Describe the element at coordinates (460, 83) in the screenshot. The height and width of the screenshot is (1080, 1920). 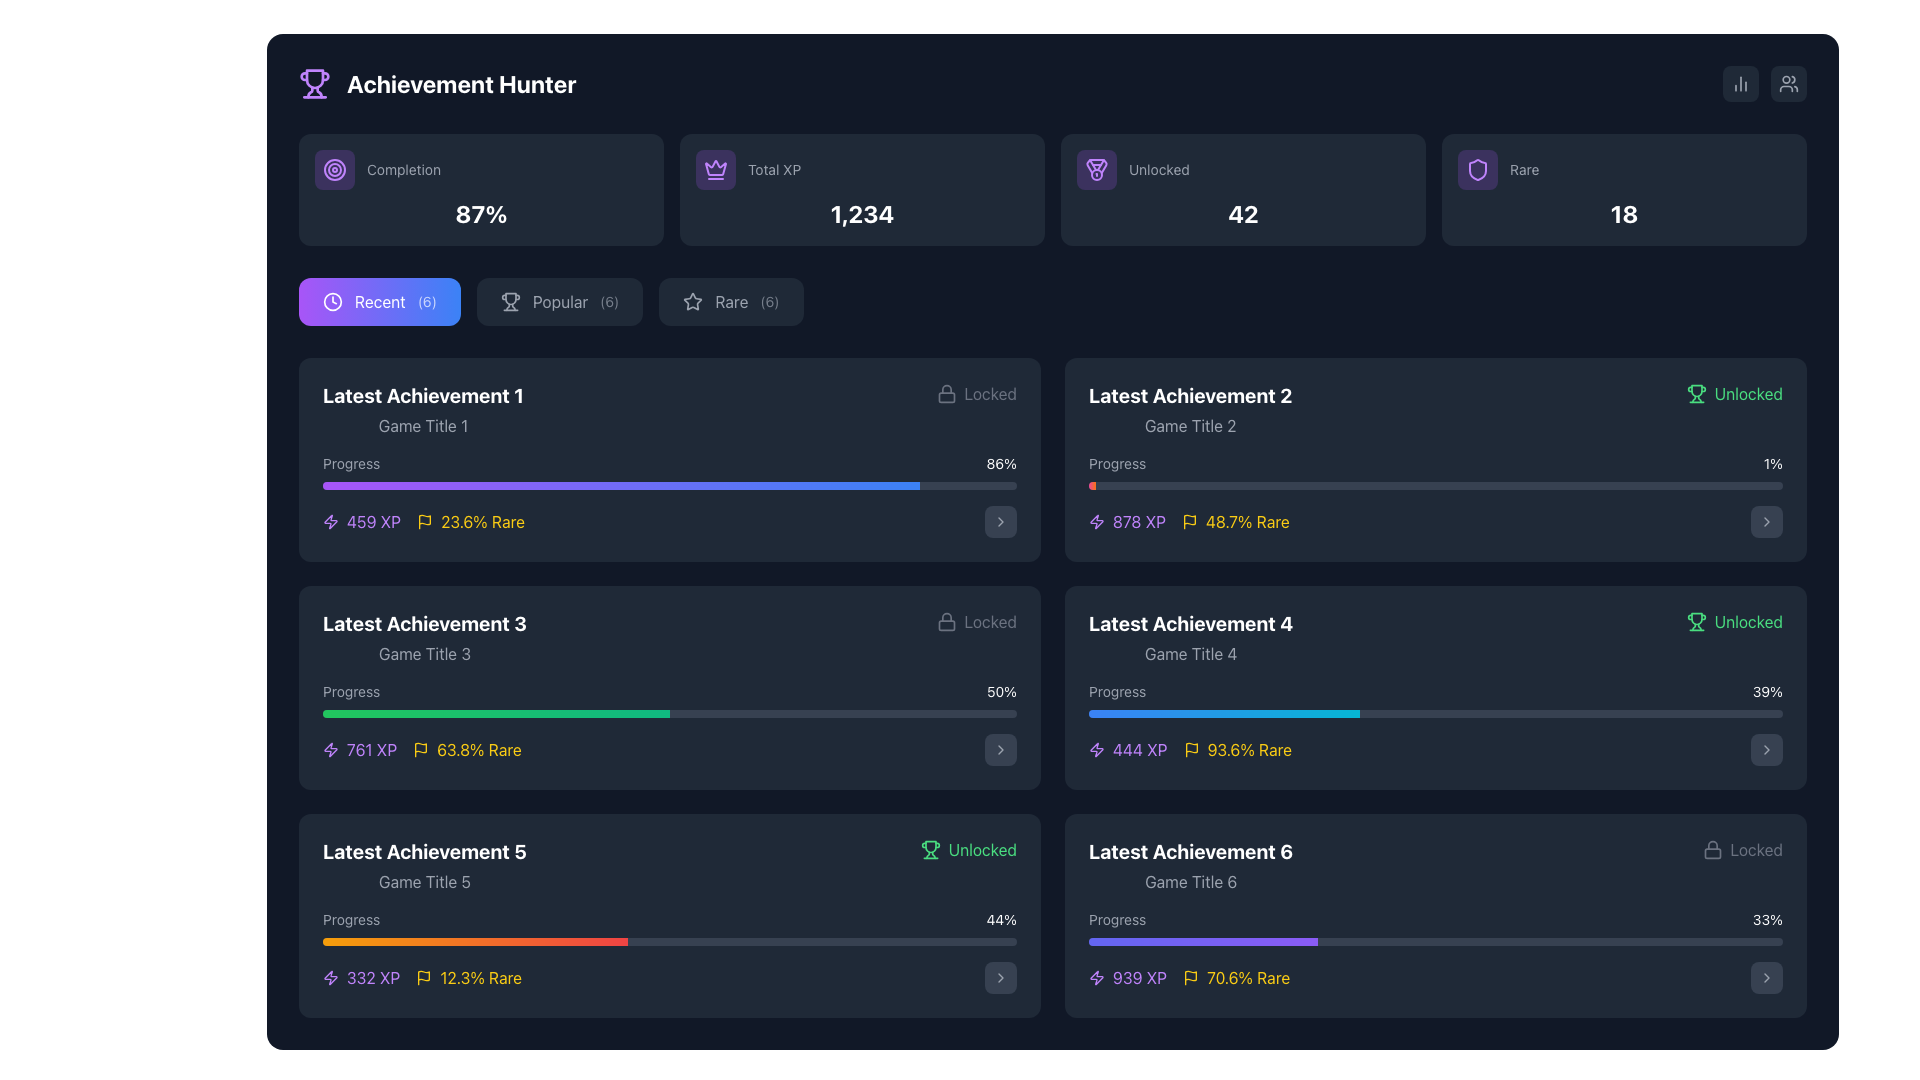
I see `text label that serves as a header or title for the interface, located in the top-left corner, to the right of a trophy icon` at that location.